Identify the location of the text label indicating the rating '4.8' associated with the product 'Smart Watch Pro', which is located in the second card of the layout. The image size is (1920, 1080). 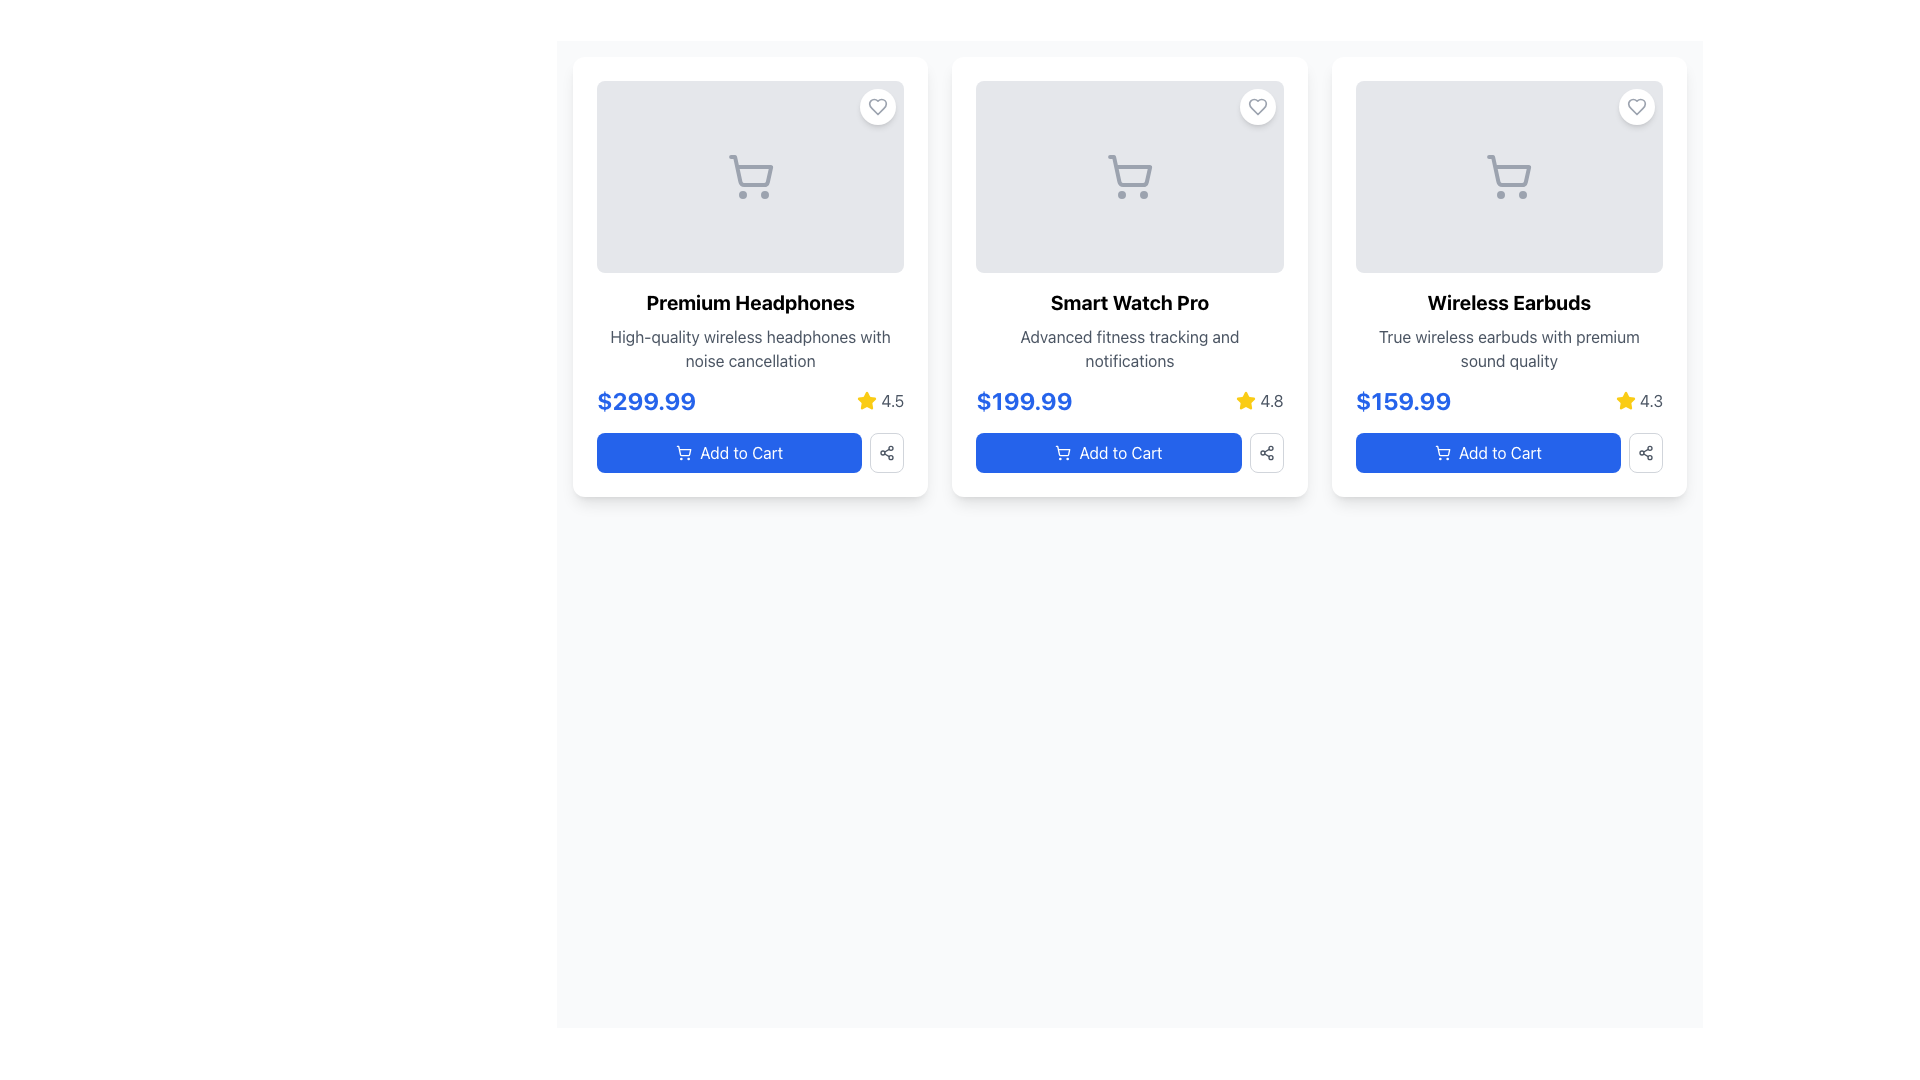
(1271, 401).